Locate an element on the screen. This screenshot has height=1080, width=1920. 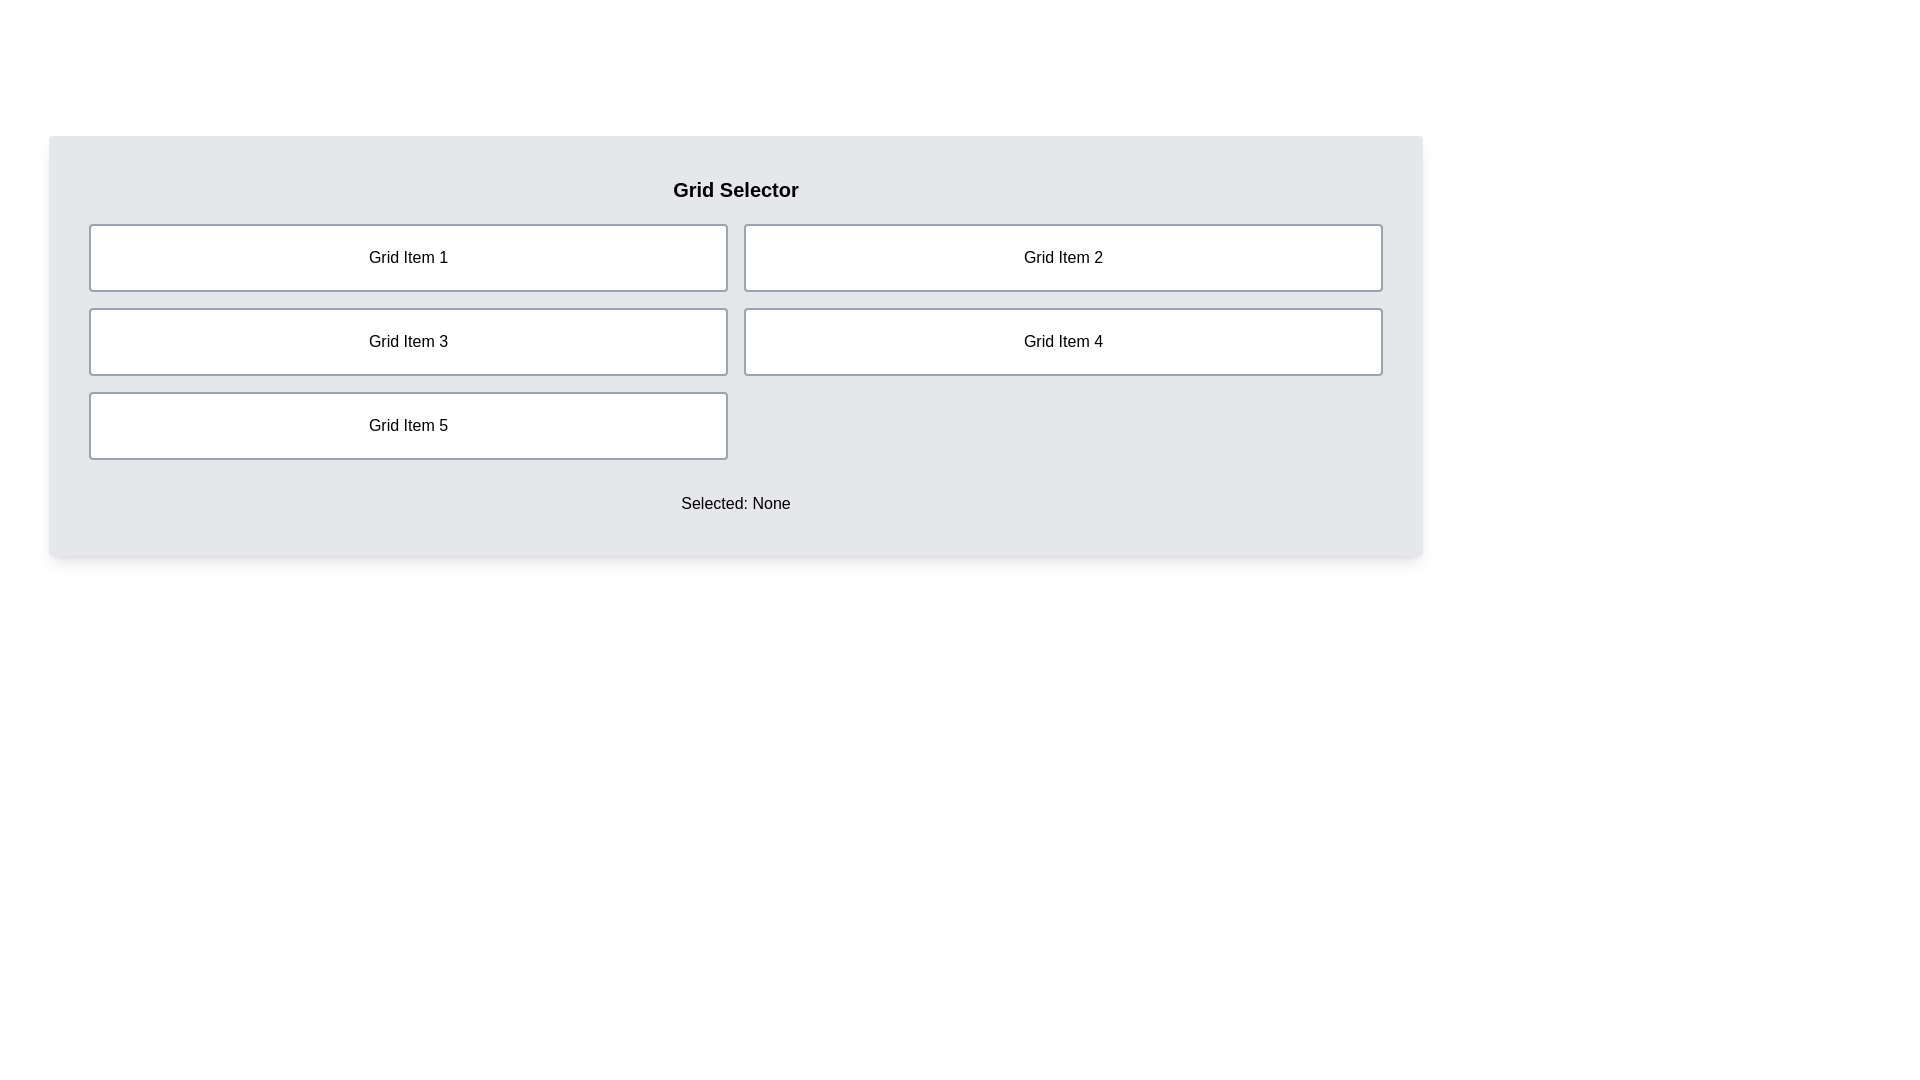
the selectable grid item labeled 'Grid Item 4', which is a rectangular box with a white background and gray border, located in the second column of the second row of the 'Grid Selector' section is located at coordinates (1062, 341).